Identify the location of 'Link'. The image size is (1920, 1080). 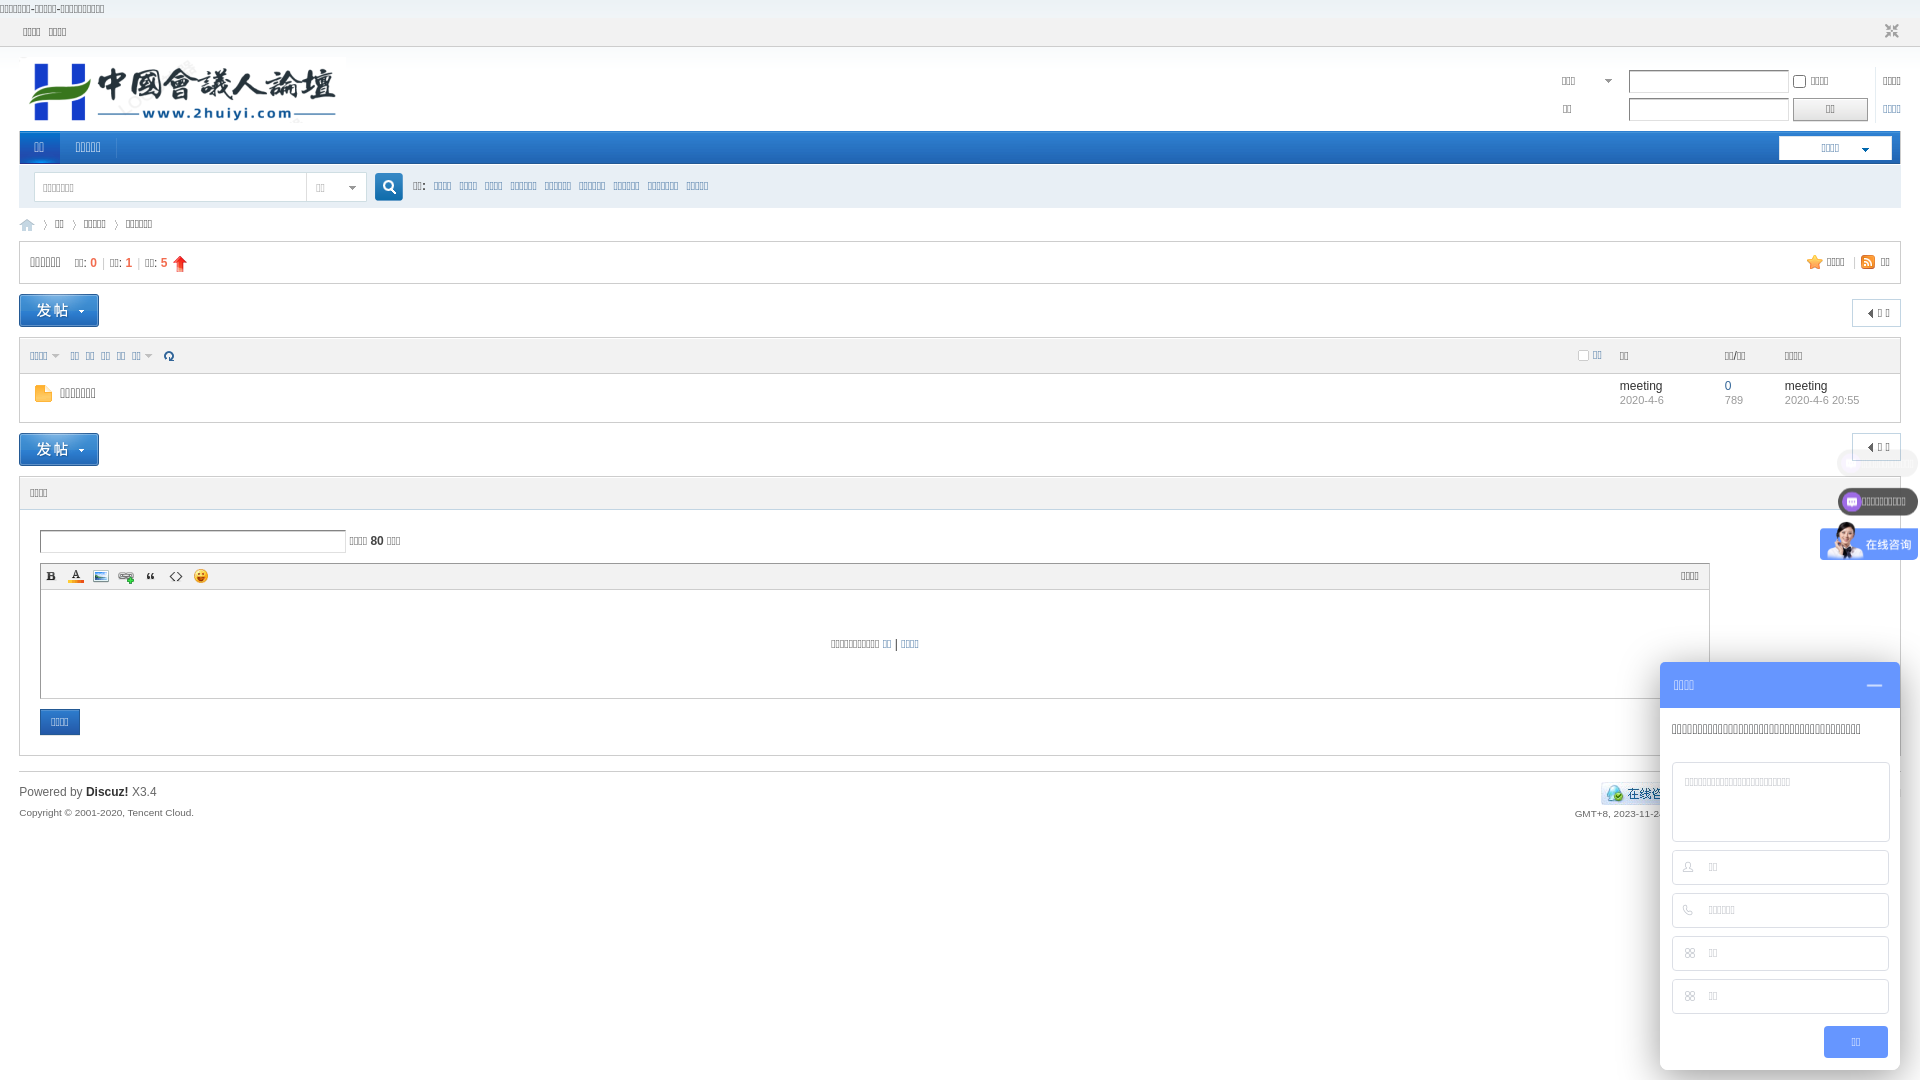
(124, 575).